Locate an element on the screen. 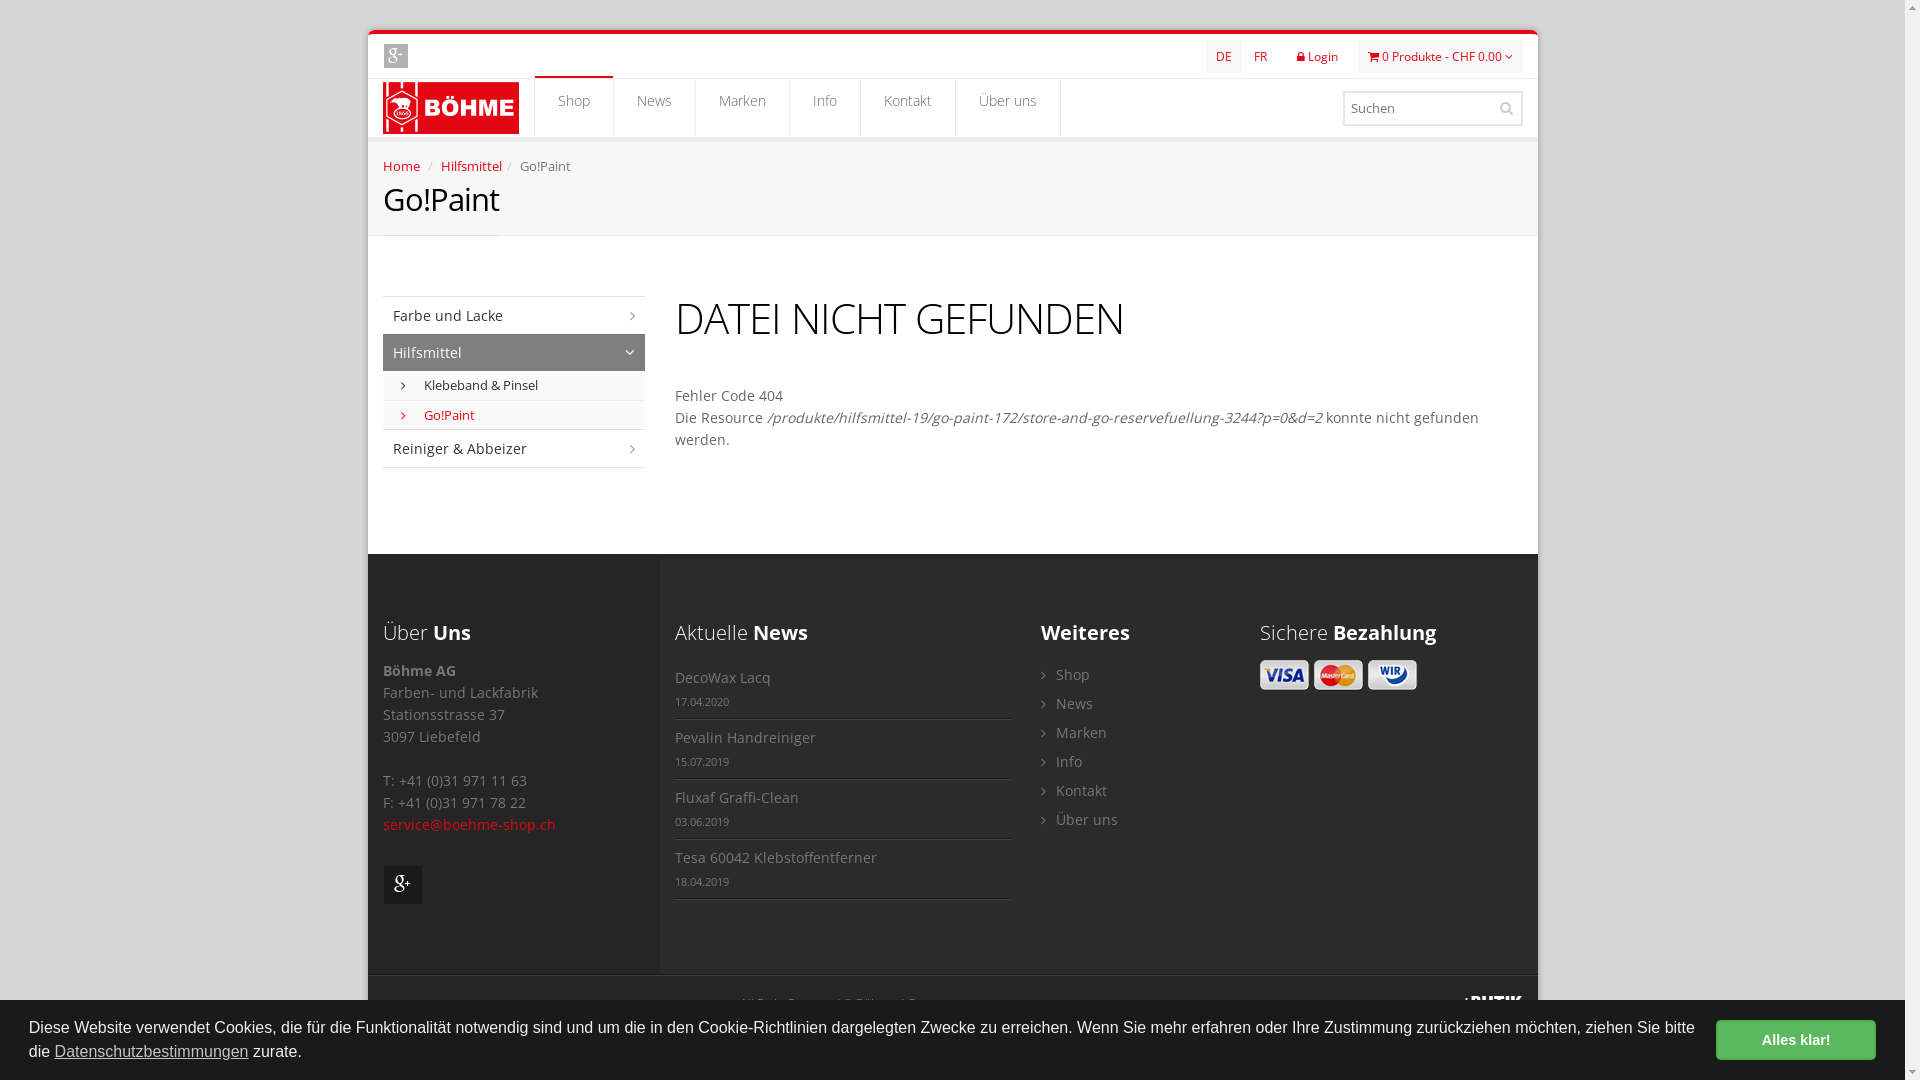  'Reiniger & Abbeizer' is located at coordinates (513, 447).